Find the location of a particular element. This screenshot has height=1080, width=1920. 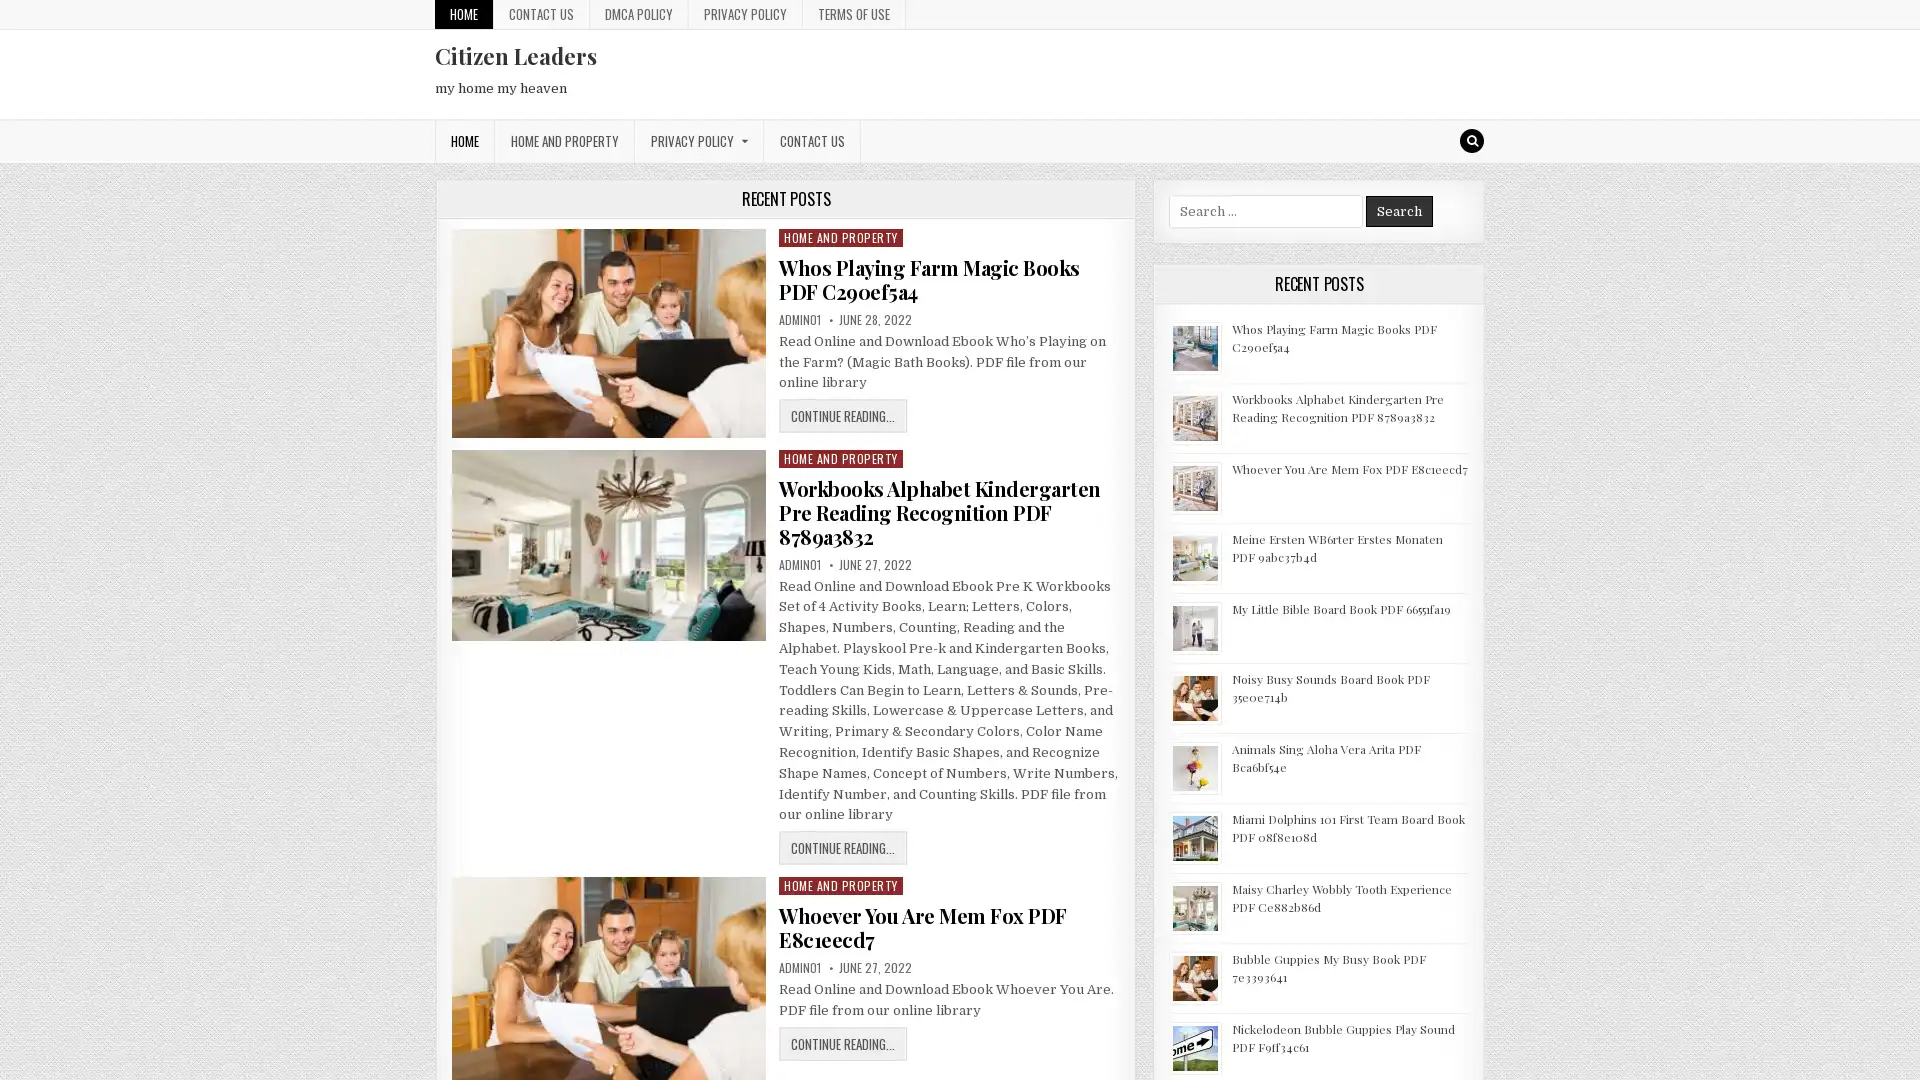

Search is located at coordinates (1398, 211).